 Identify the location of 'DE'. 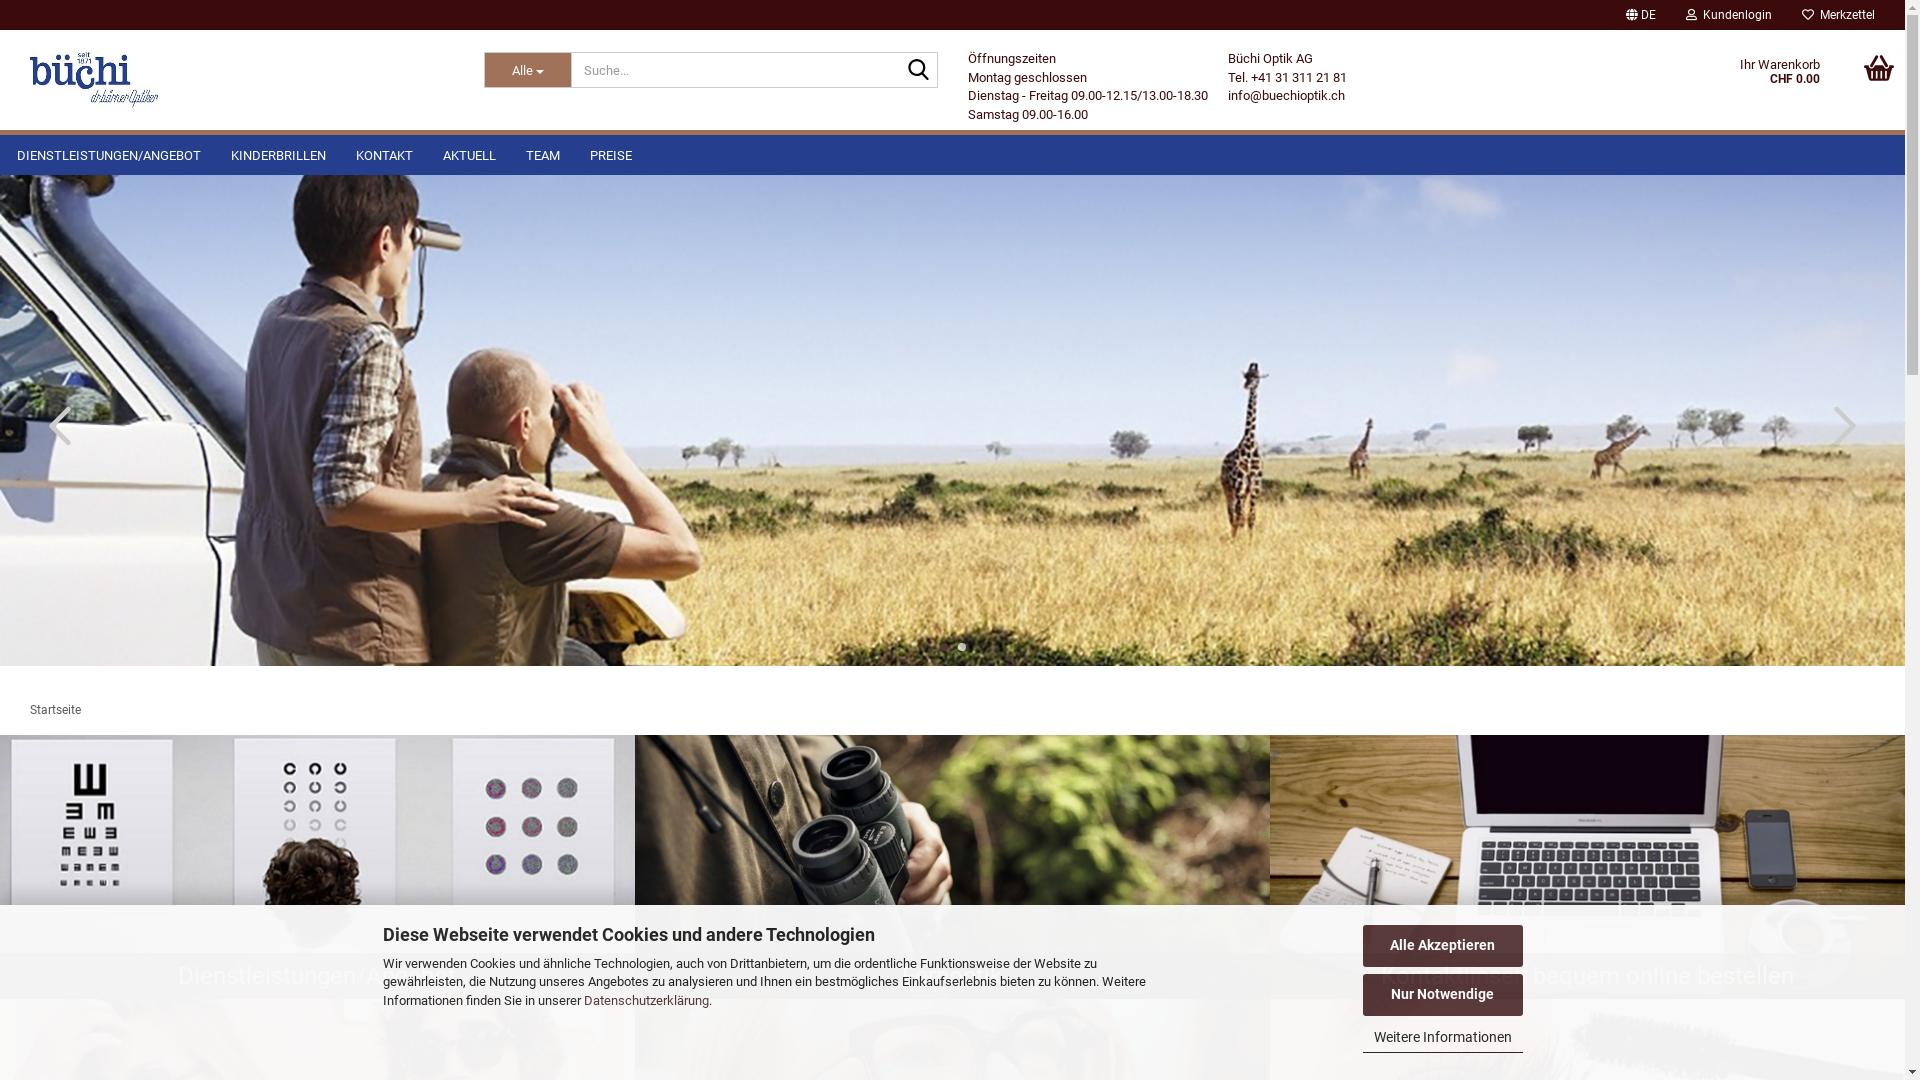
(1641, 15).